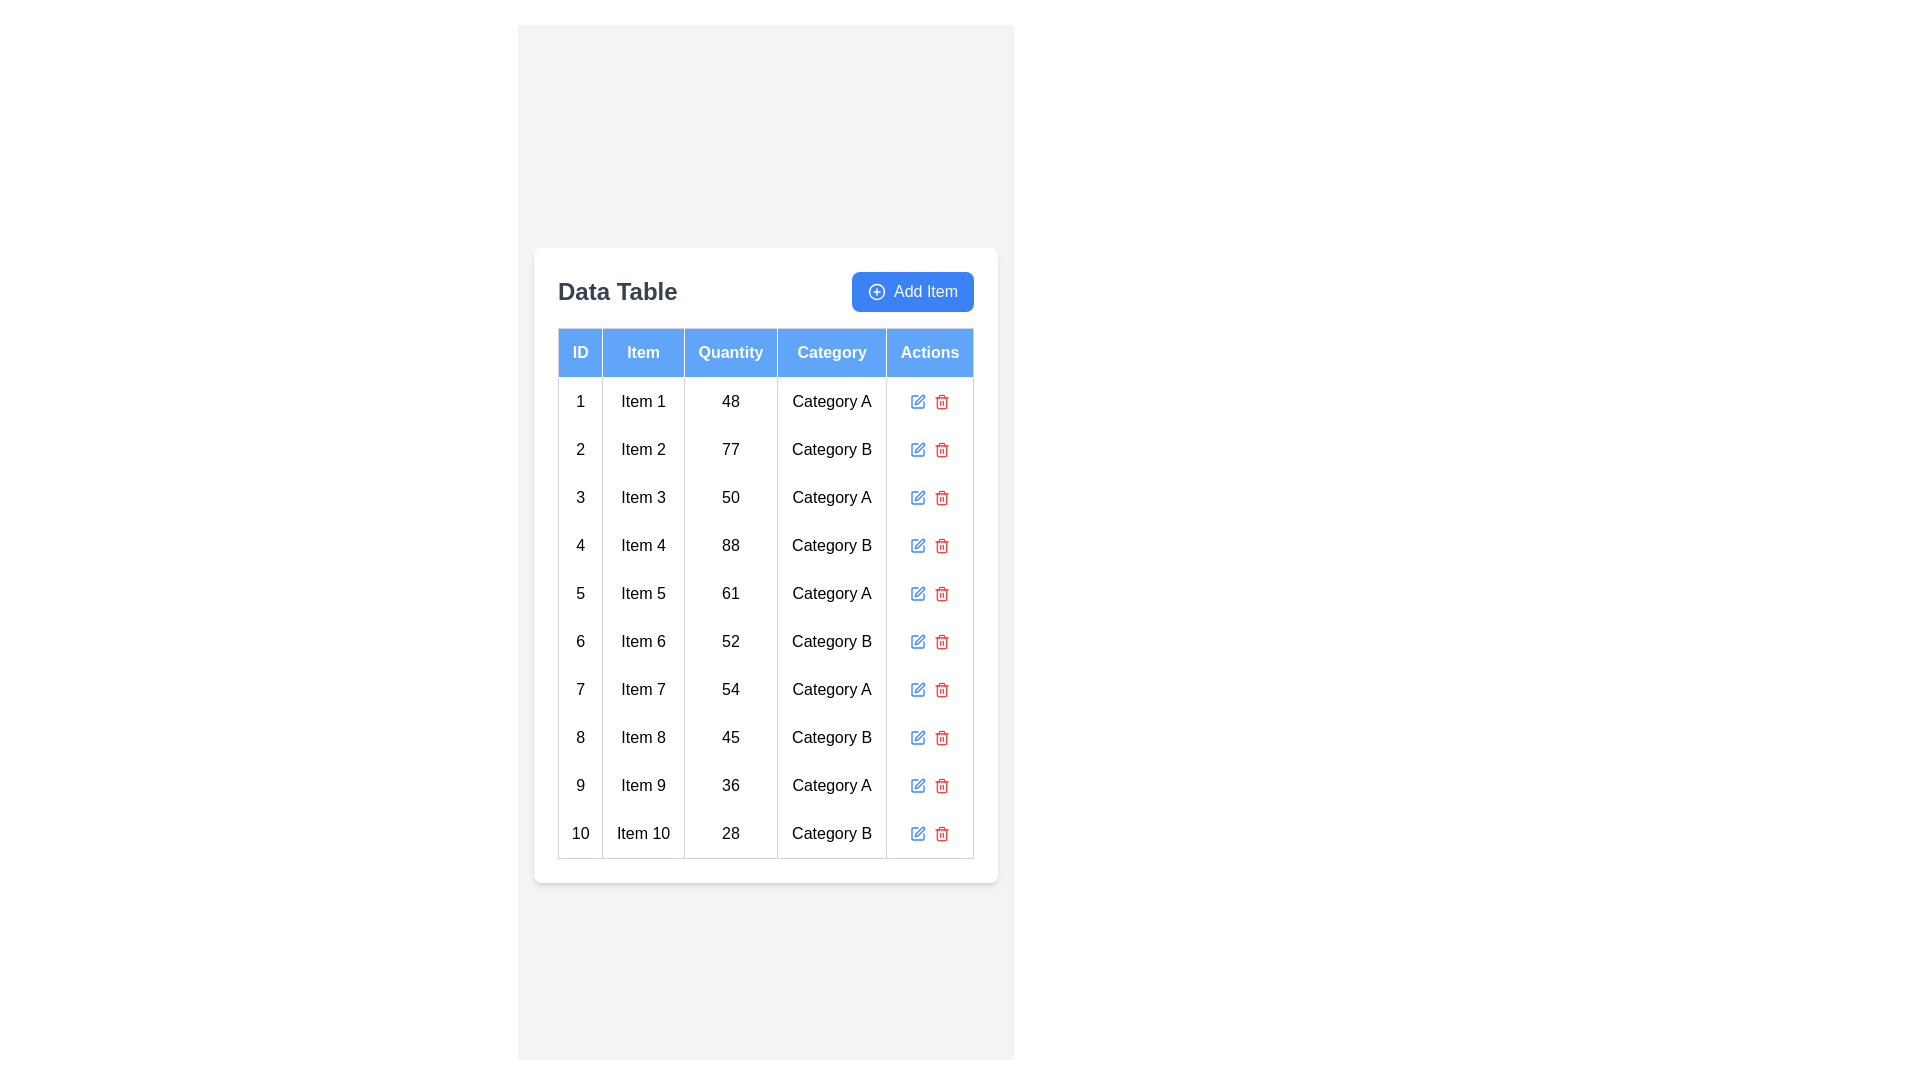 The width and height of the screenshot is (1920, 1080). I want to click on the trash icon in the actions column of the third row in the data table, so click(929, 496).